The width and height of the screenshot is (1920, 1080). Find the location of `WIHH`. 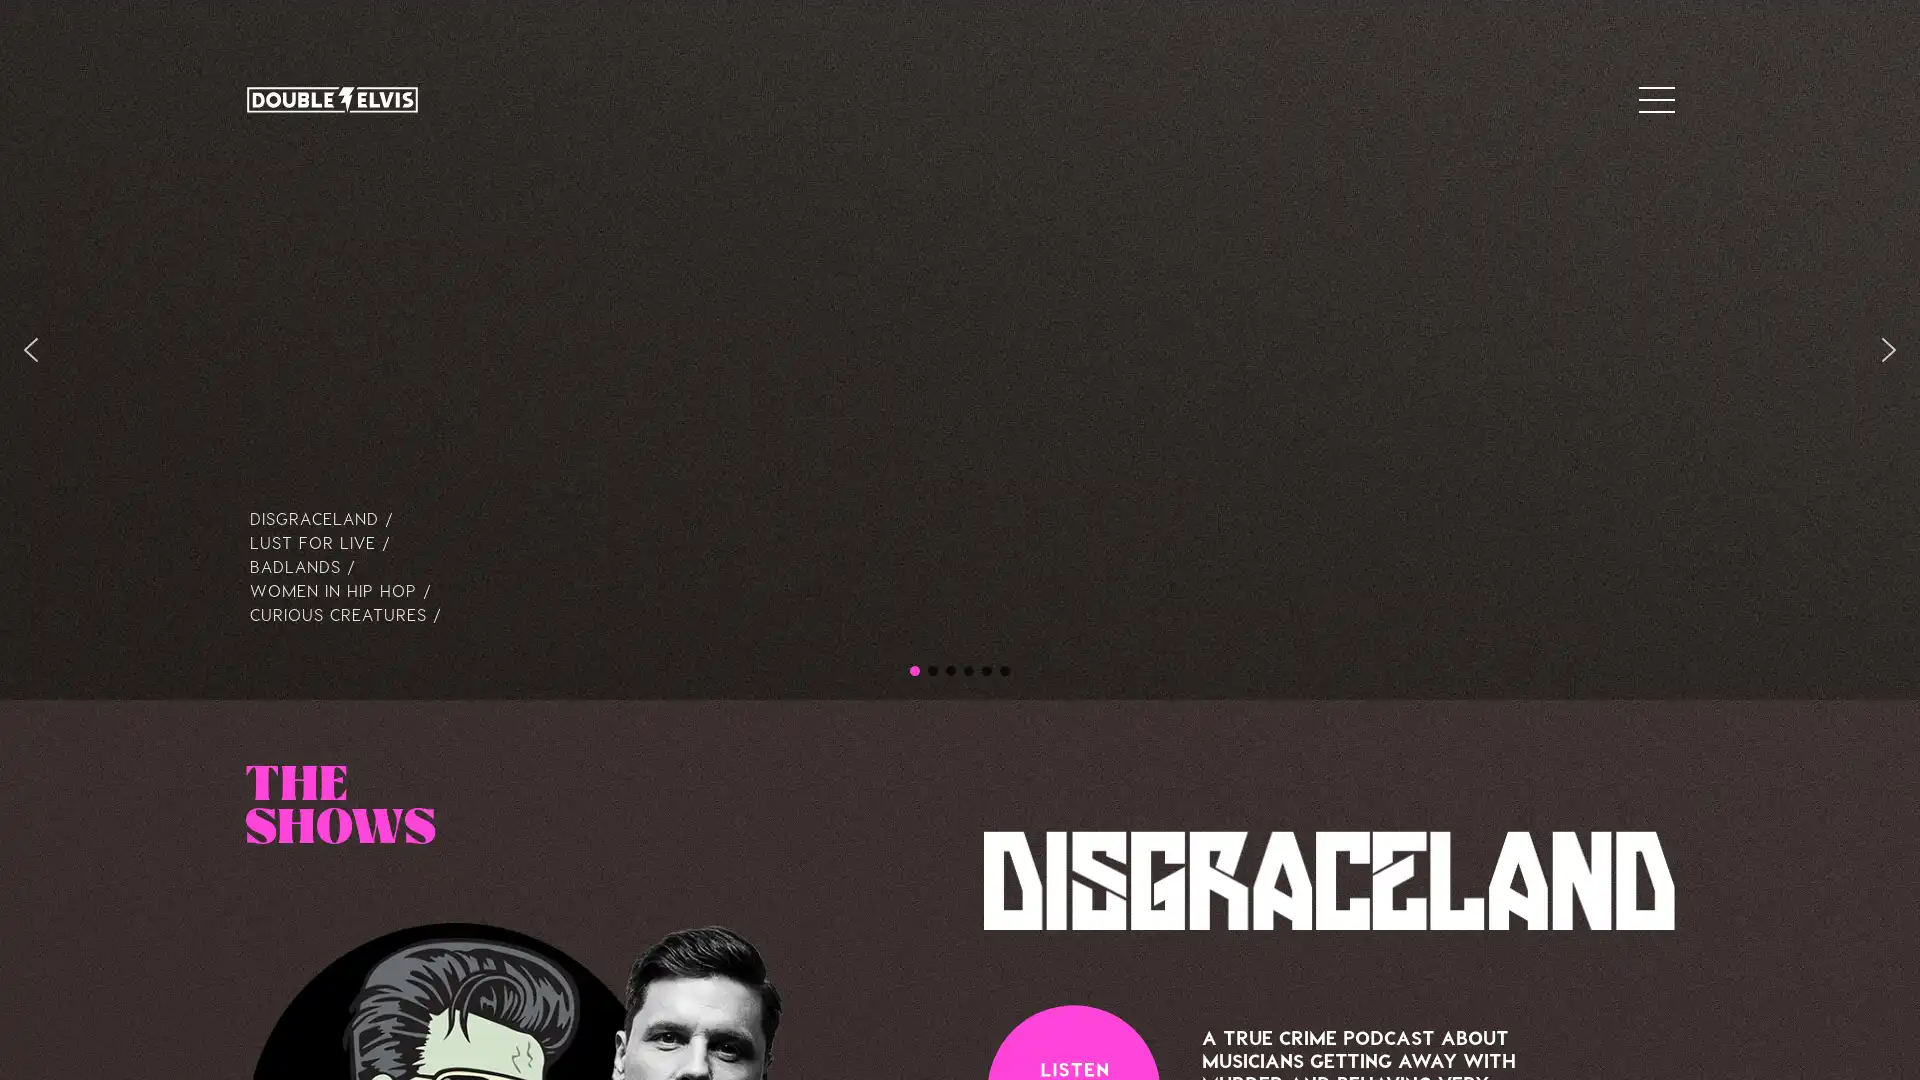

WIHH is located at coordinates (987, 671).